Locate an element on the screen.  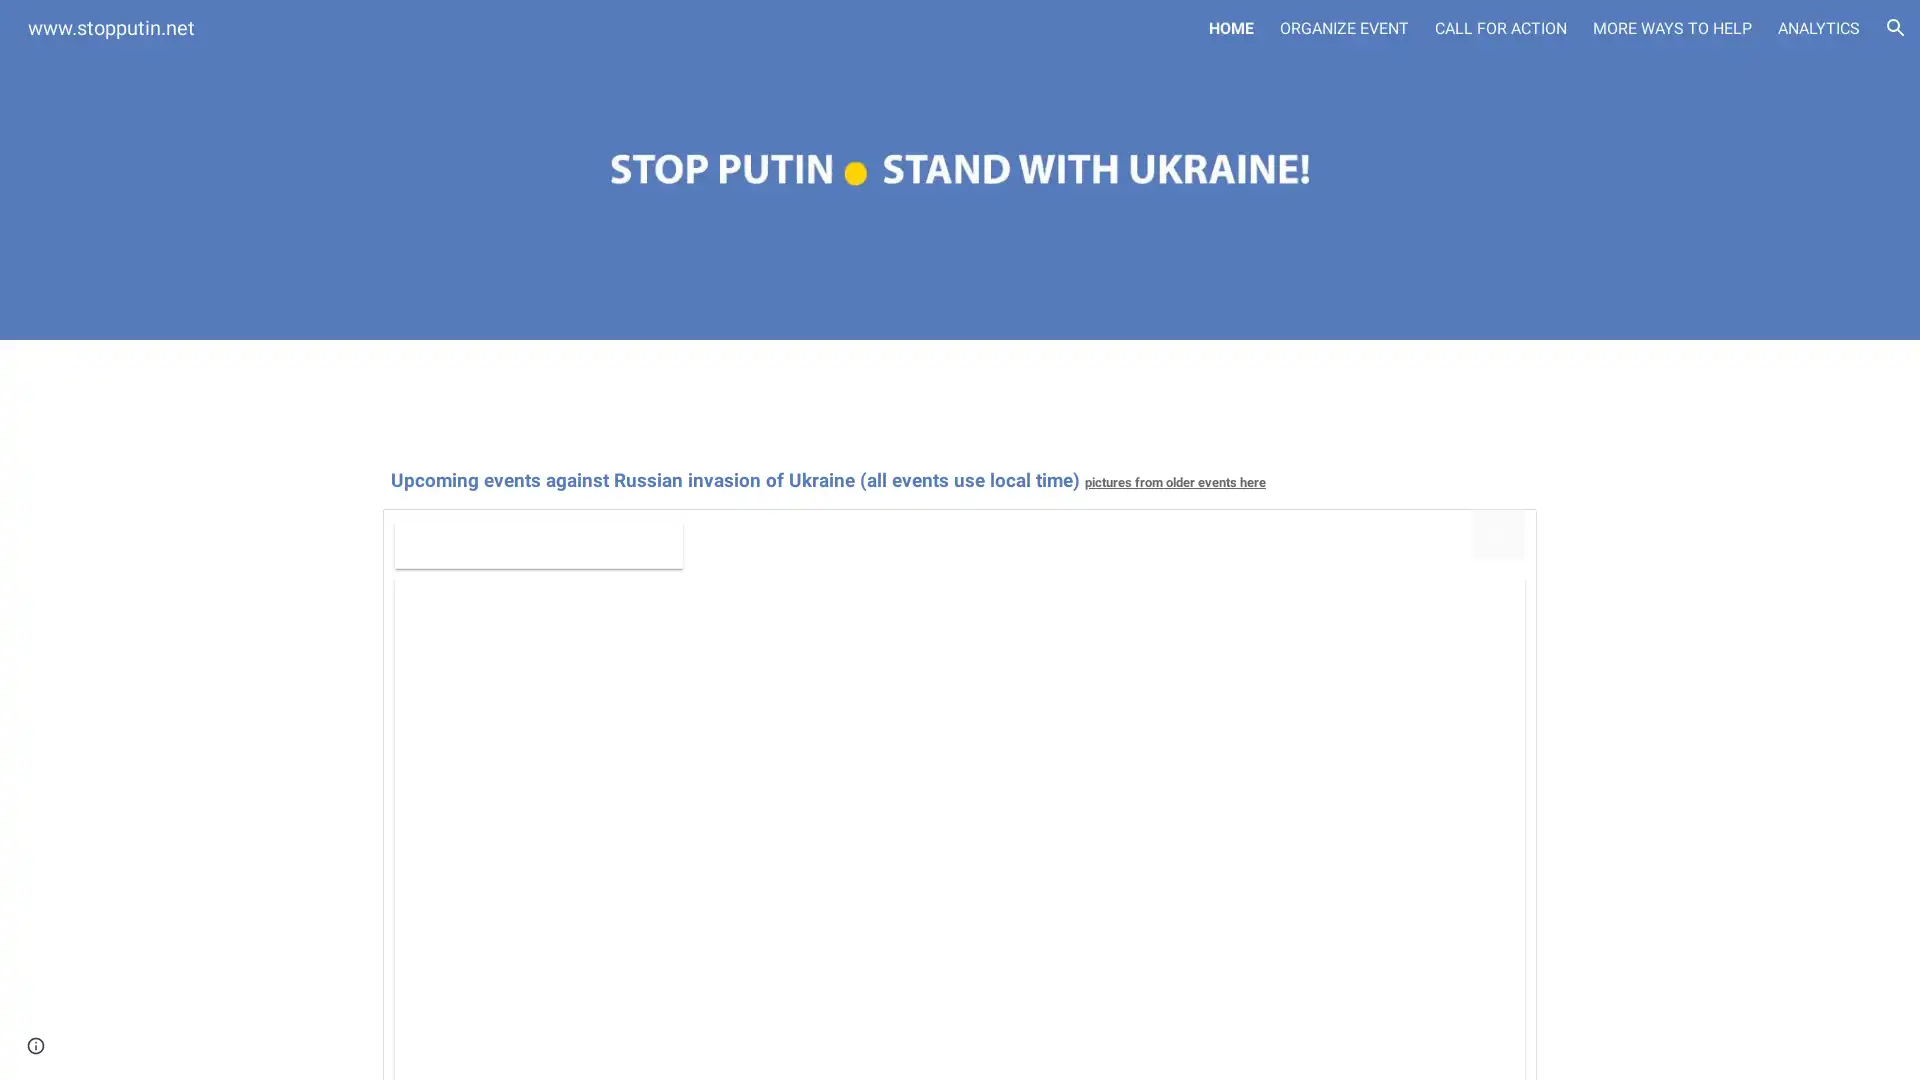
Report abuse is located at coordinates (240, 1044).